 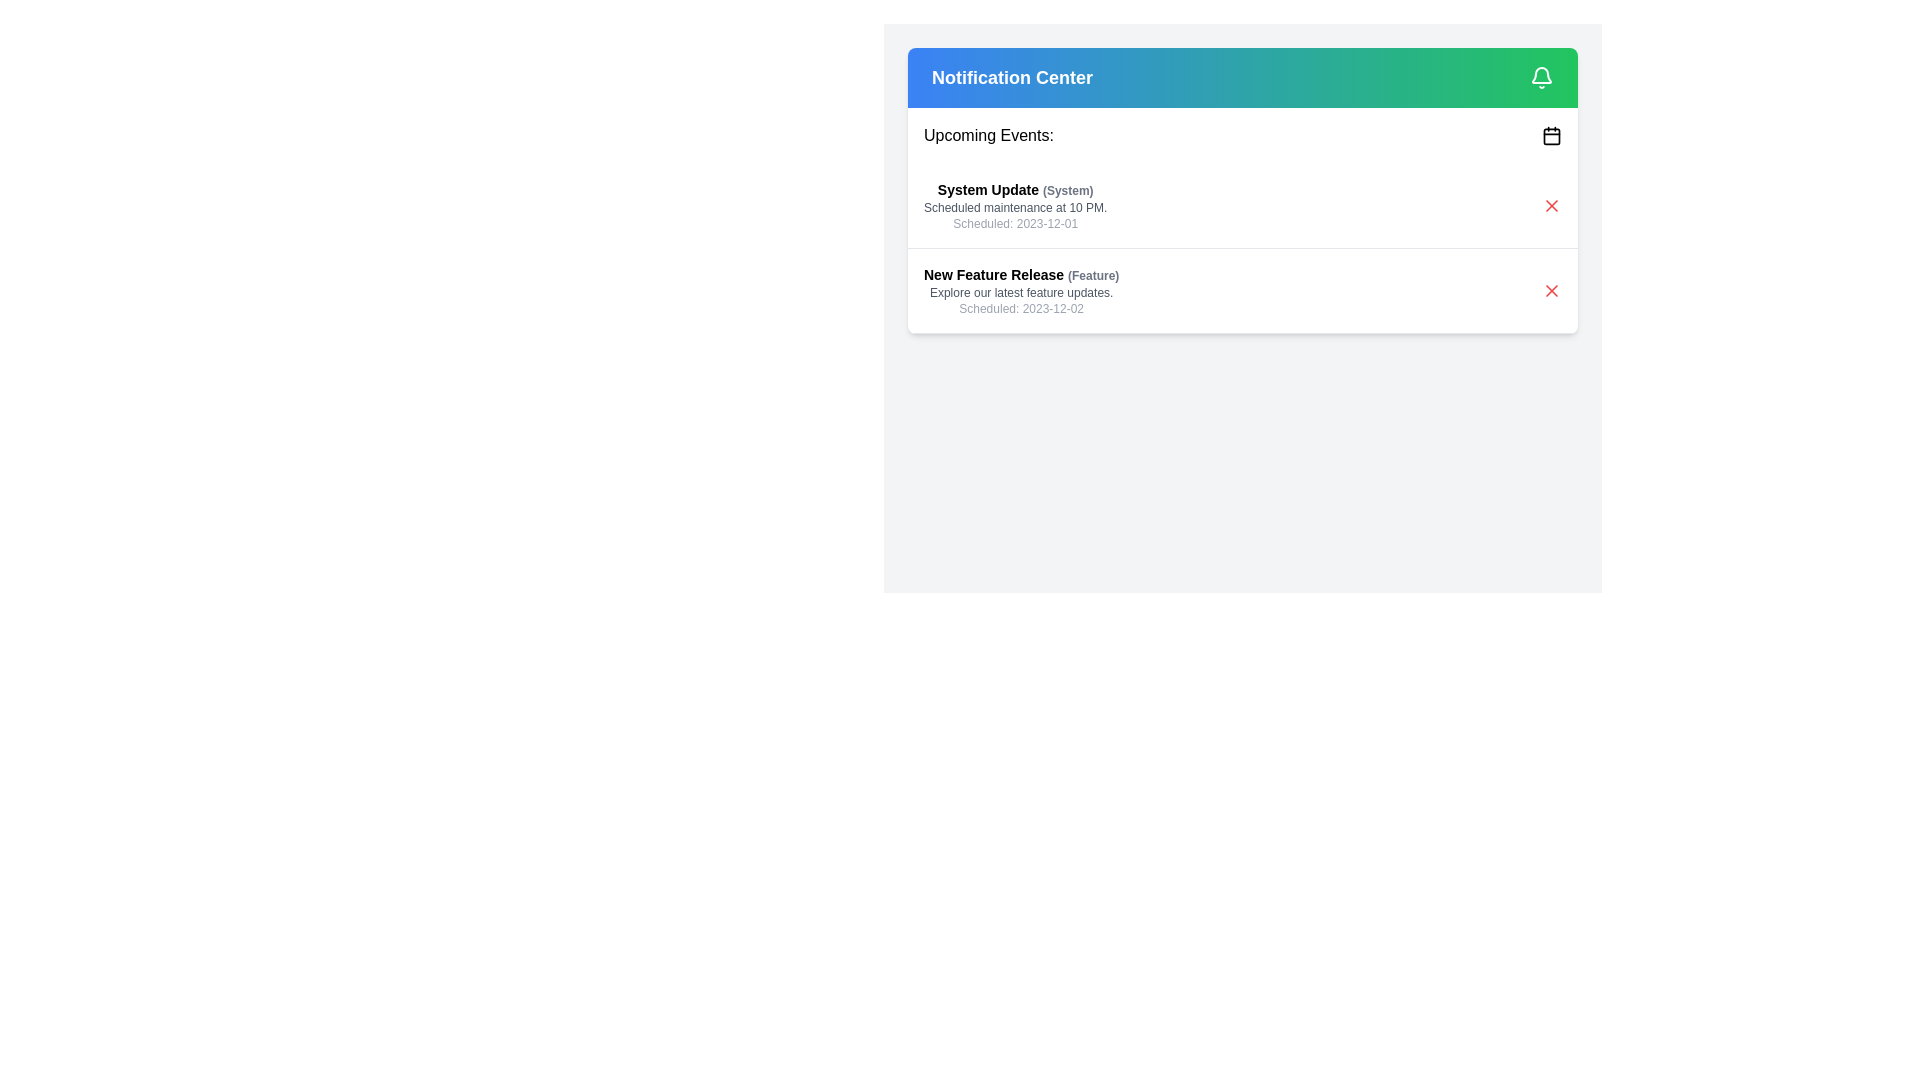 I want to click on the descriptive label that provides contextual information about the feature update, positioned below the title 'New Feature Release (Feature)' and above the text 'Scheduled: 2023-12-02', so click(x=1021, y=293).